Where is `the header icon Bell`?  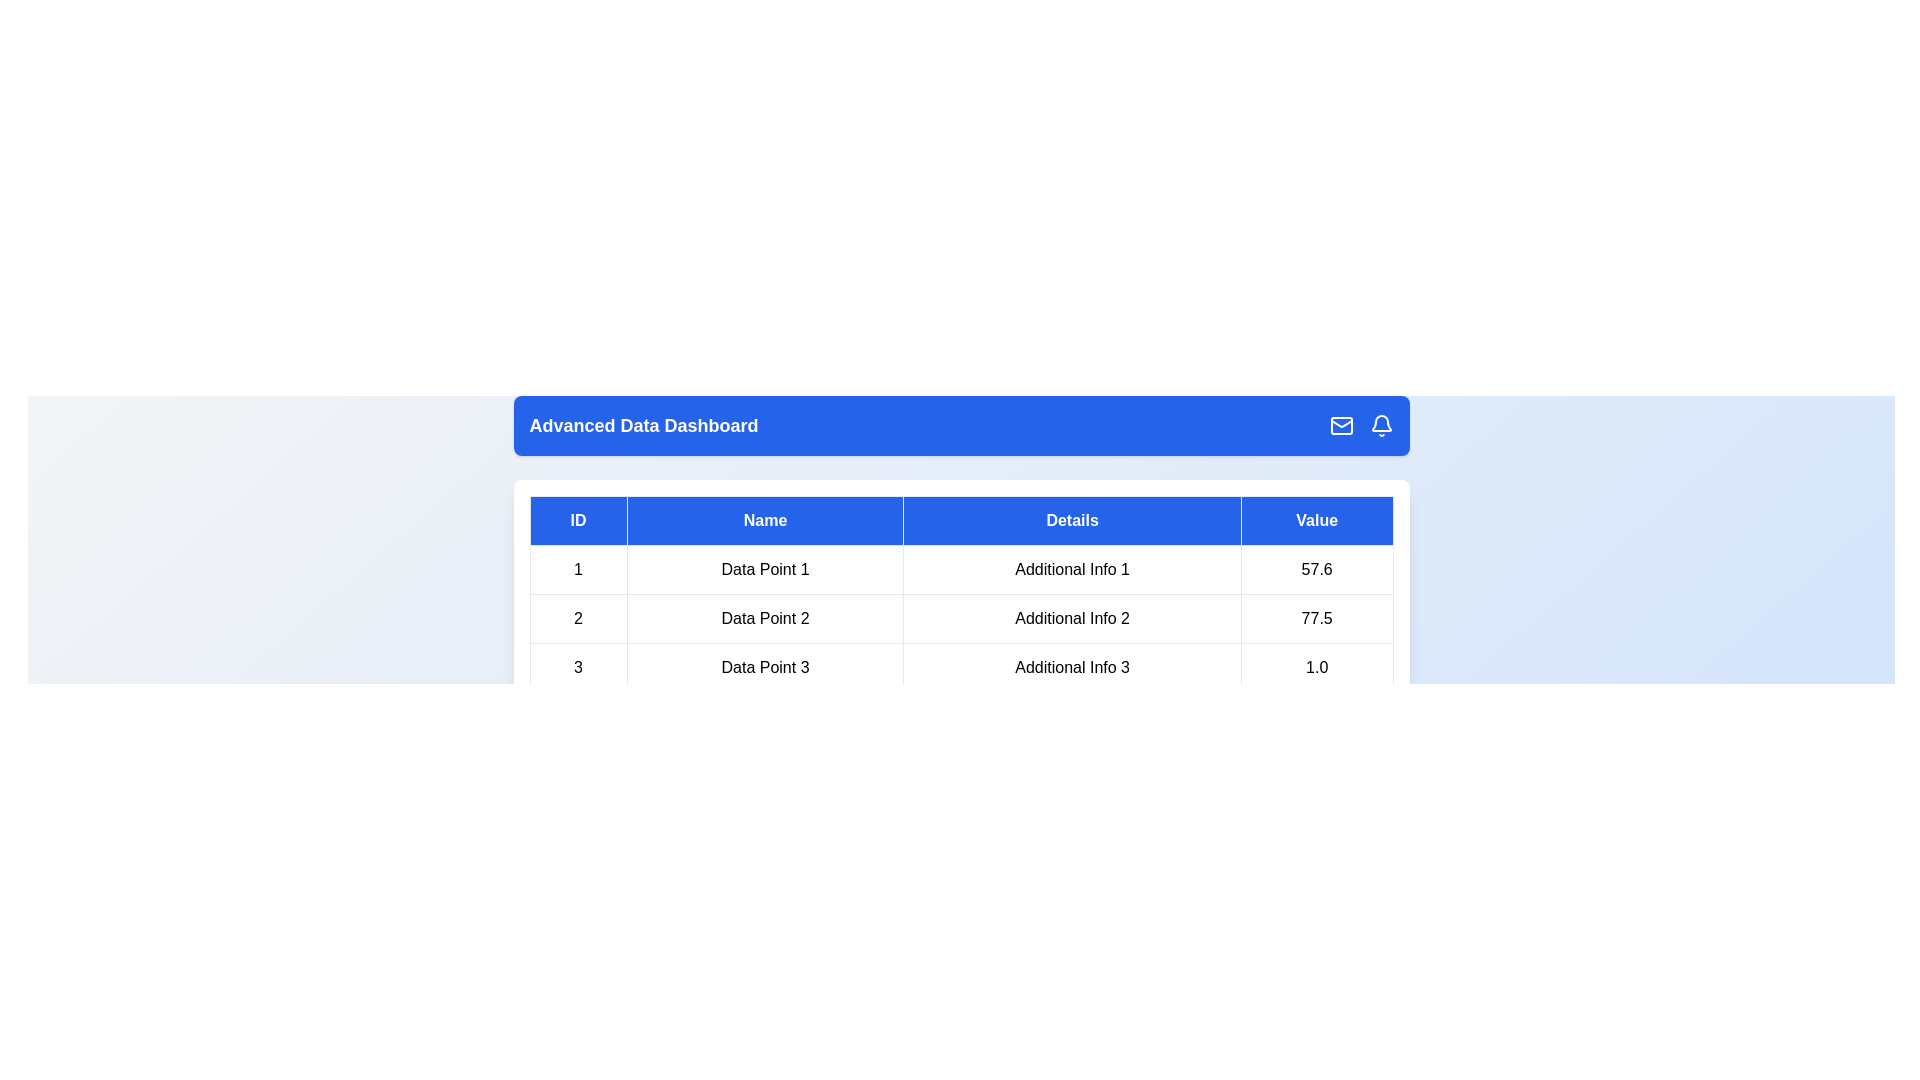 the header icon Bell is located at coordinates (1380, 424).